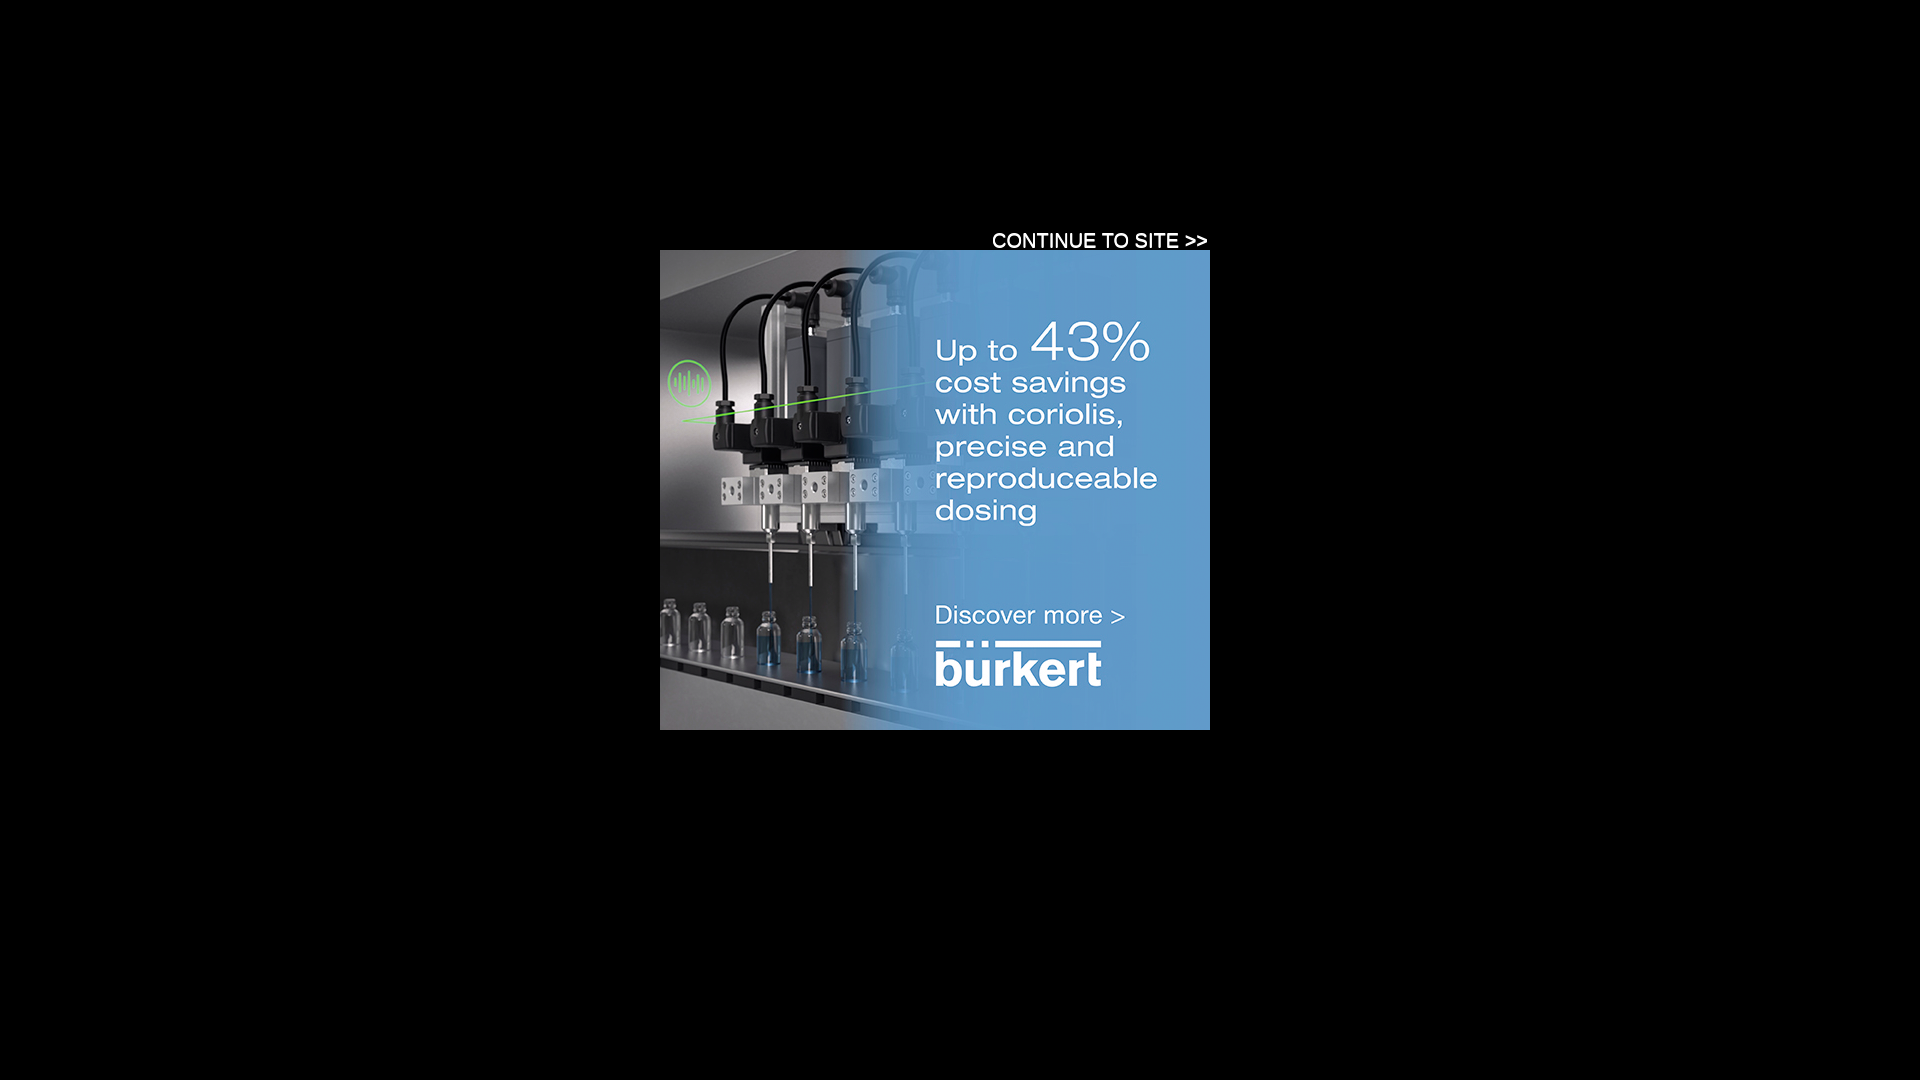 The image size is (1920, 1080). I want to click on 'CONTINUE TO SITE >>', so click(1098, 238).